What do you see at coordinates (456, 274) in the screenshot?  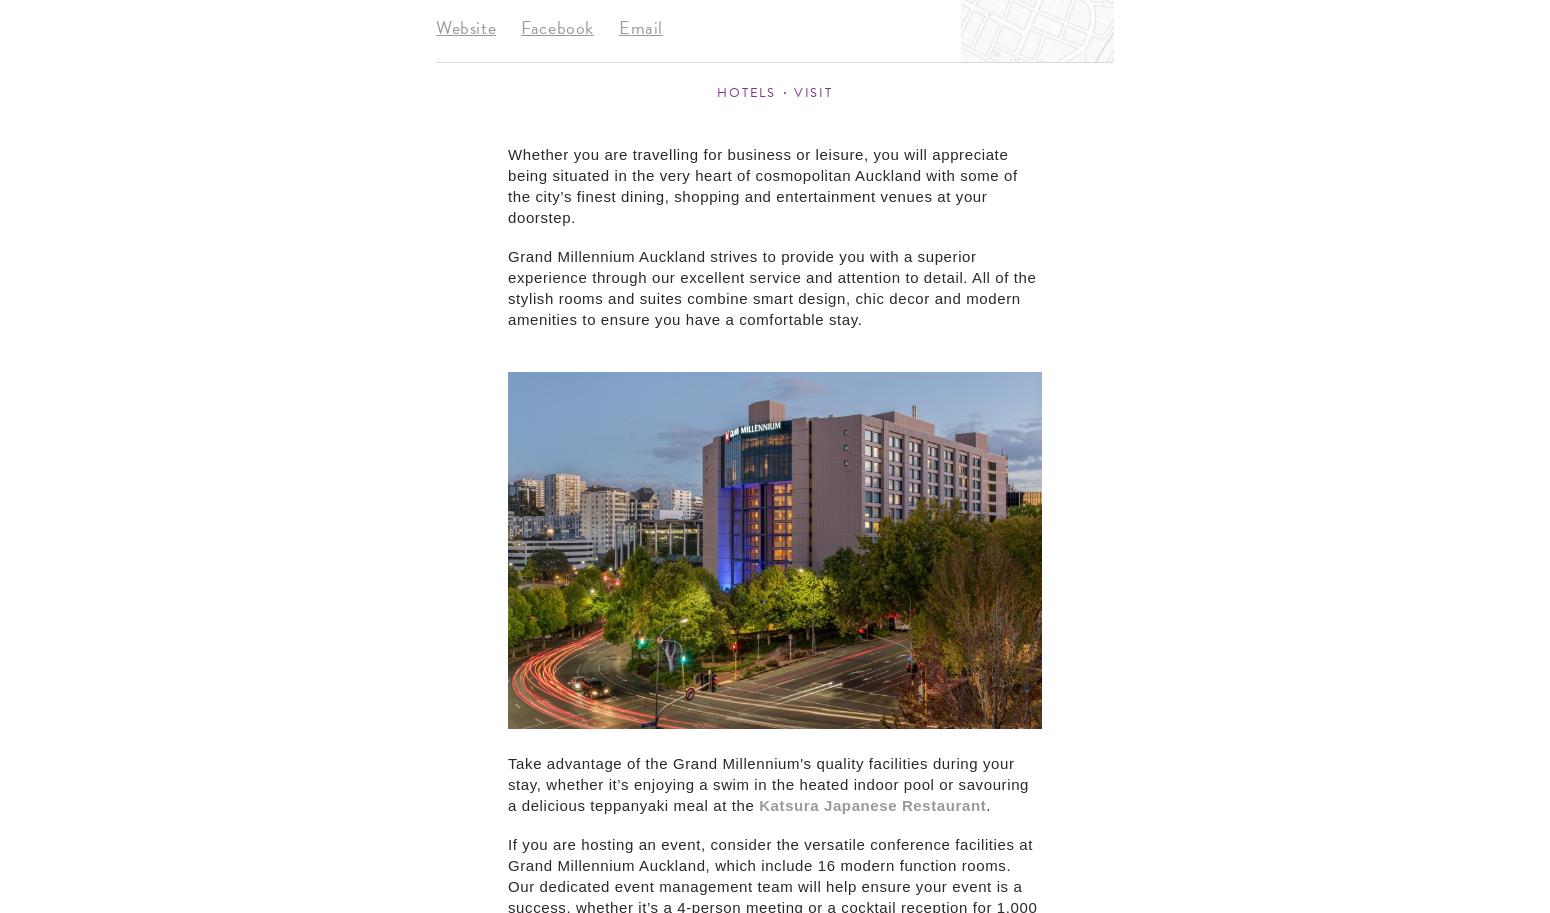 I see `'Christmas & NYE dinners and events'` at bounding box center [456, 274].